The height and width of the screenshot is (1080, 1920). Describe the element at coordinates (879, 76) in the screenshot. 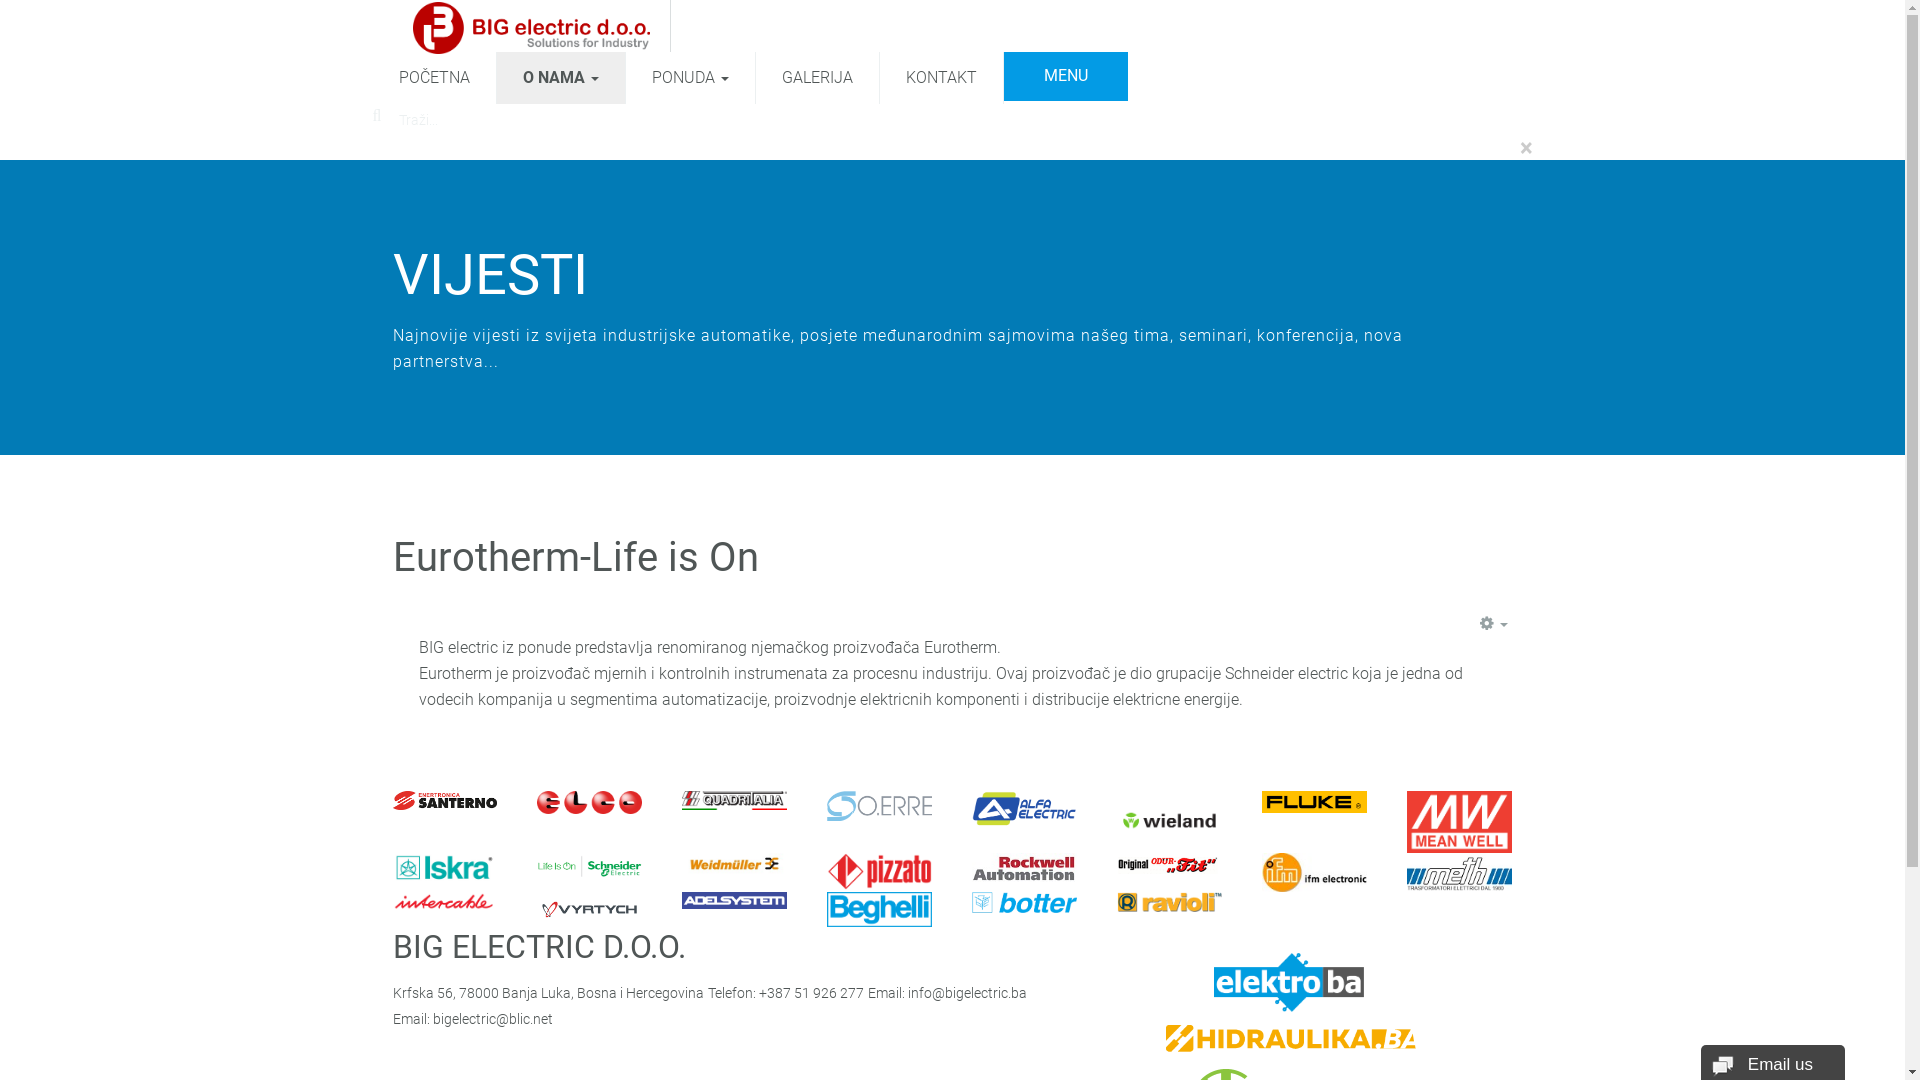

I see `'KONTAKT'` at that location.